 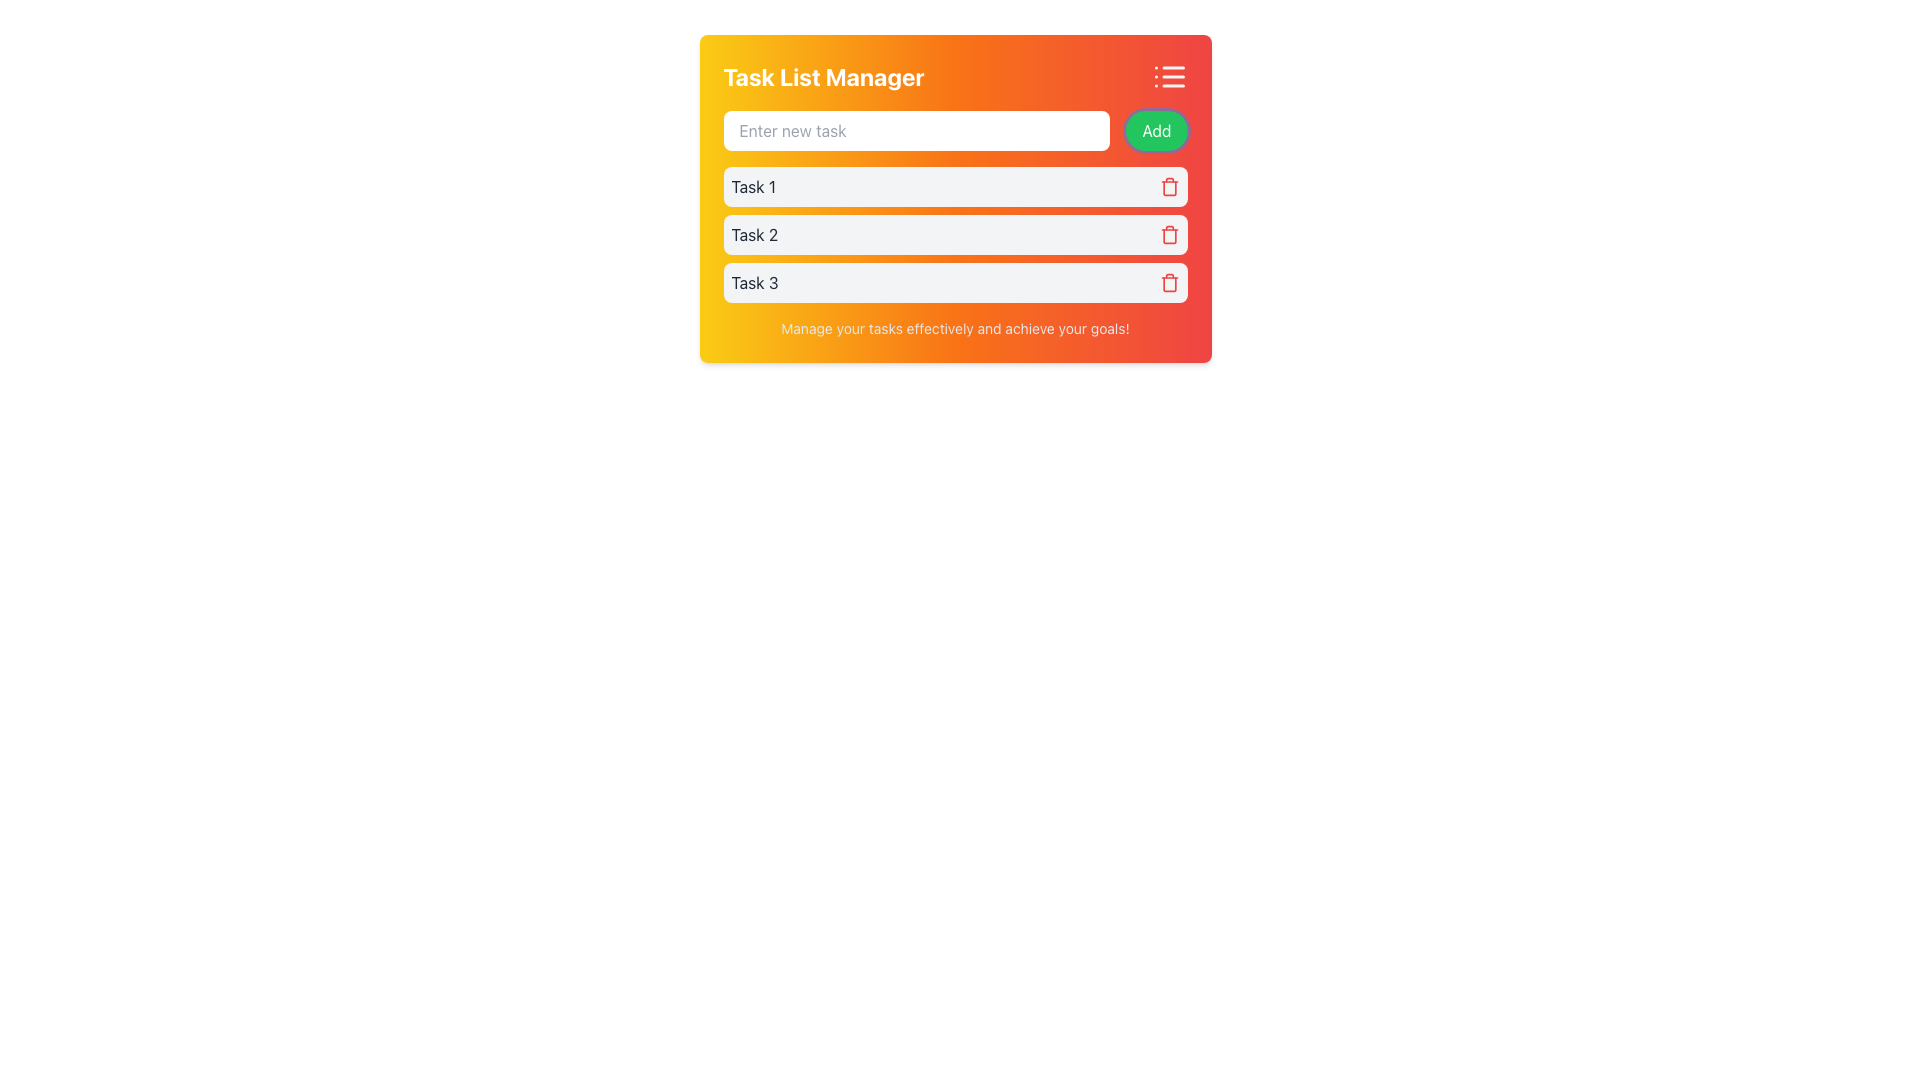 What do you see at coordinates (954, 234) in the screenshot?
I see `to select the second task item in the task list, which has a light gray background and a red delete icon to its right` at bounding box center [954, 234].